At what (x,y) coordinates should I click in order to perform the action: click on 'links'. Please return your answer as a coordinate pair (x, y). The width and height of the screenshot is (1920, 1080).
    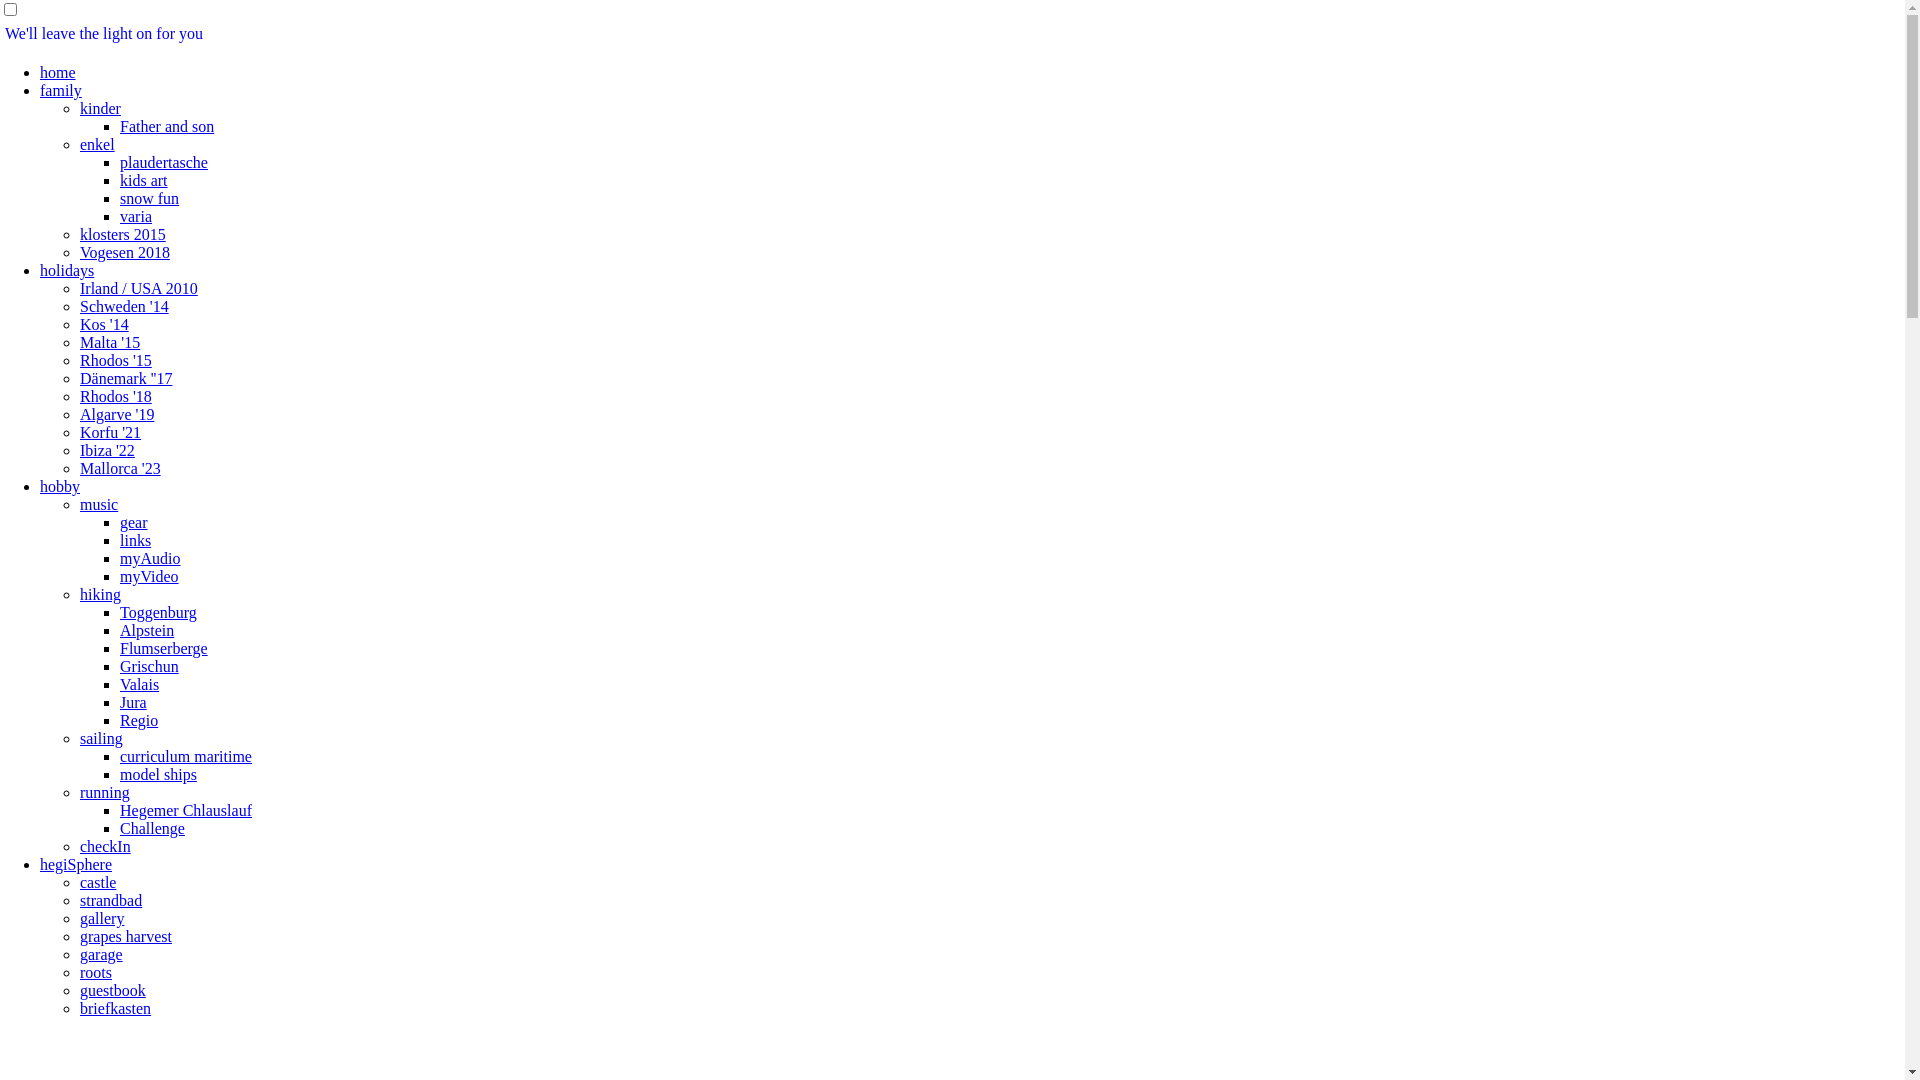
    Looking at the image, I should click on (134, 540).